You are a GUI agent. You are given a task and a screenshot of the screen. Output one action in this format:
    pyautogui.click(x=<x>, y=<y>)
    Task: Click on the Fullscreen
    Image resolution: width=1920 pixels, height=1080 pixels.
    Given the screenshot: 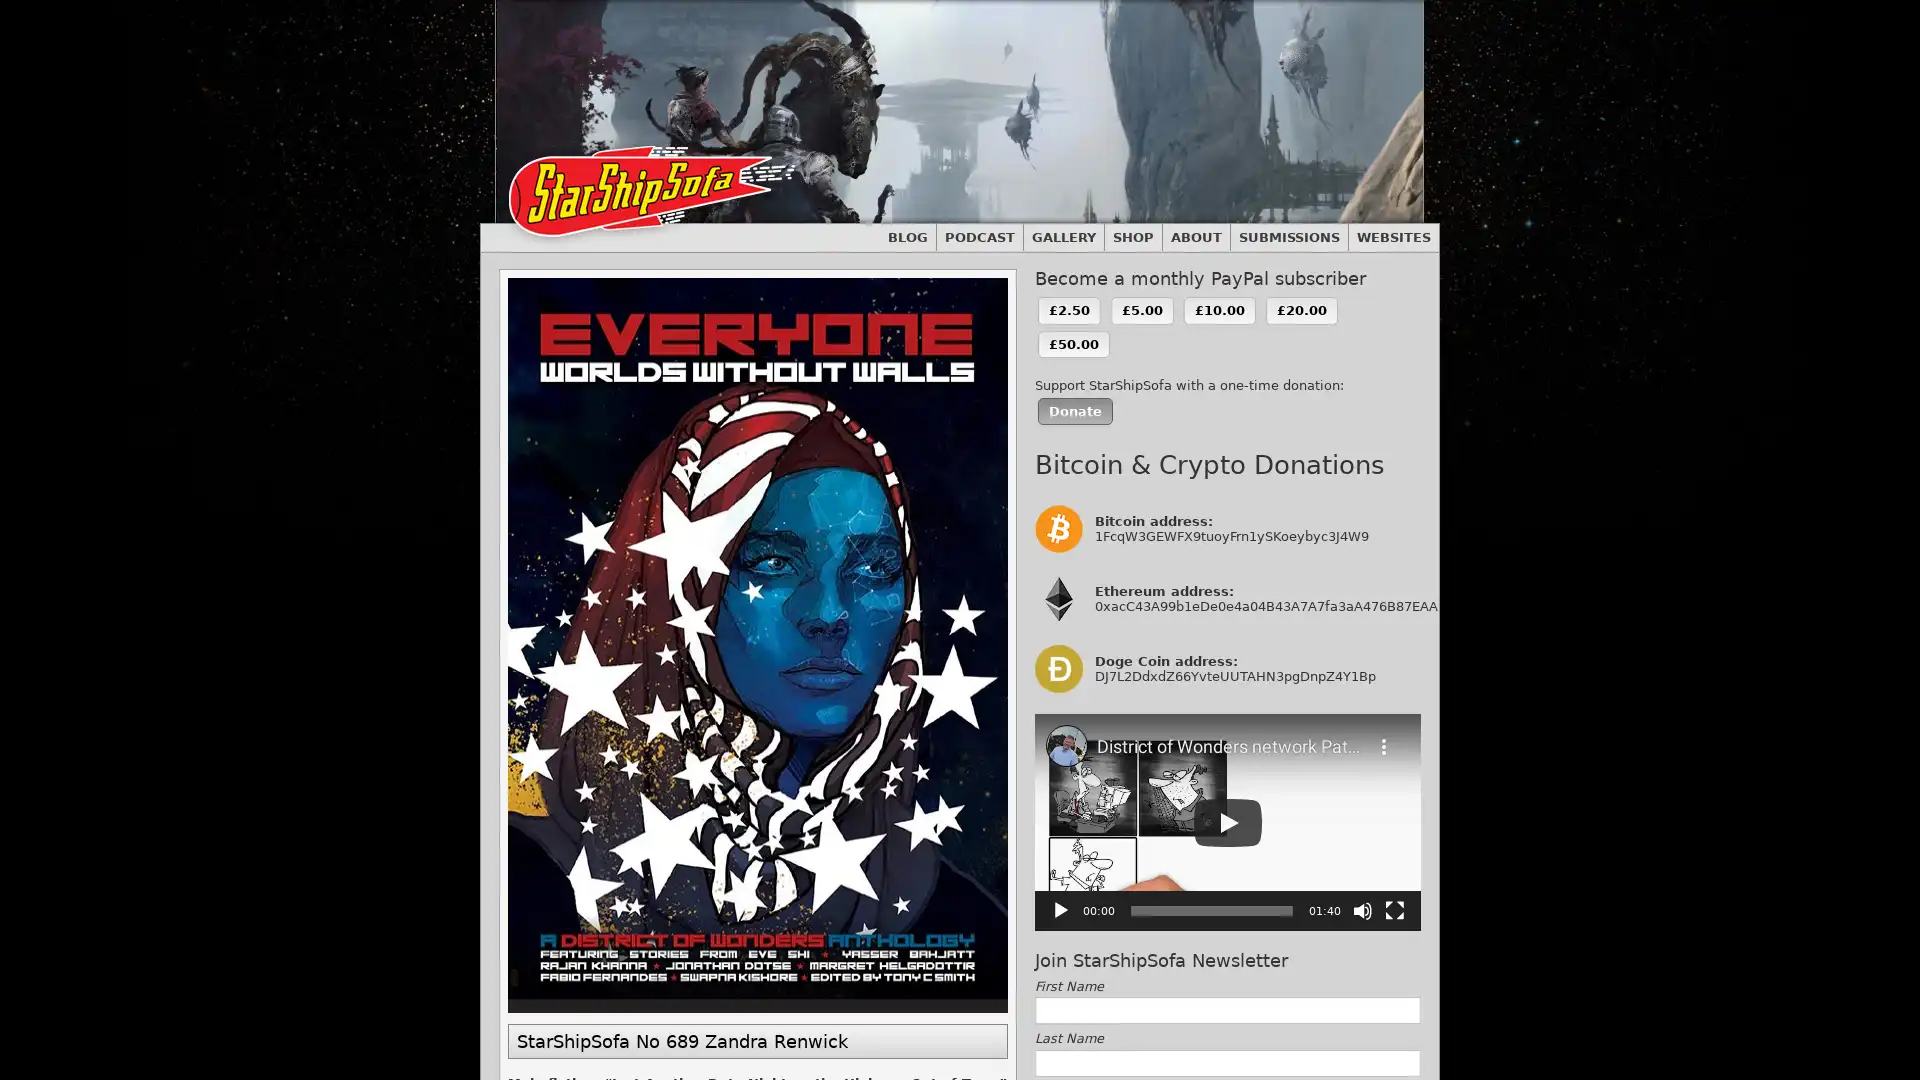 What is the action you would take?
    pyautogui.click(x=1394, y=910)
    